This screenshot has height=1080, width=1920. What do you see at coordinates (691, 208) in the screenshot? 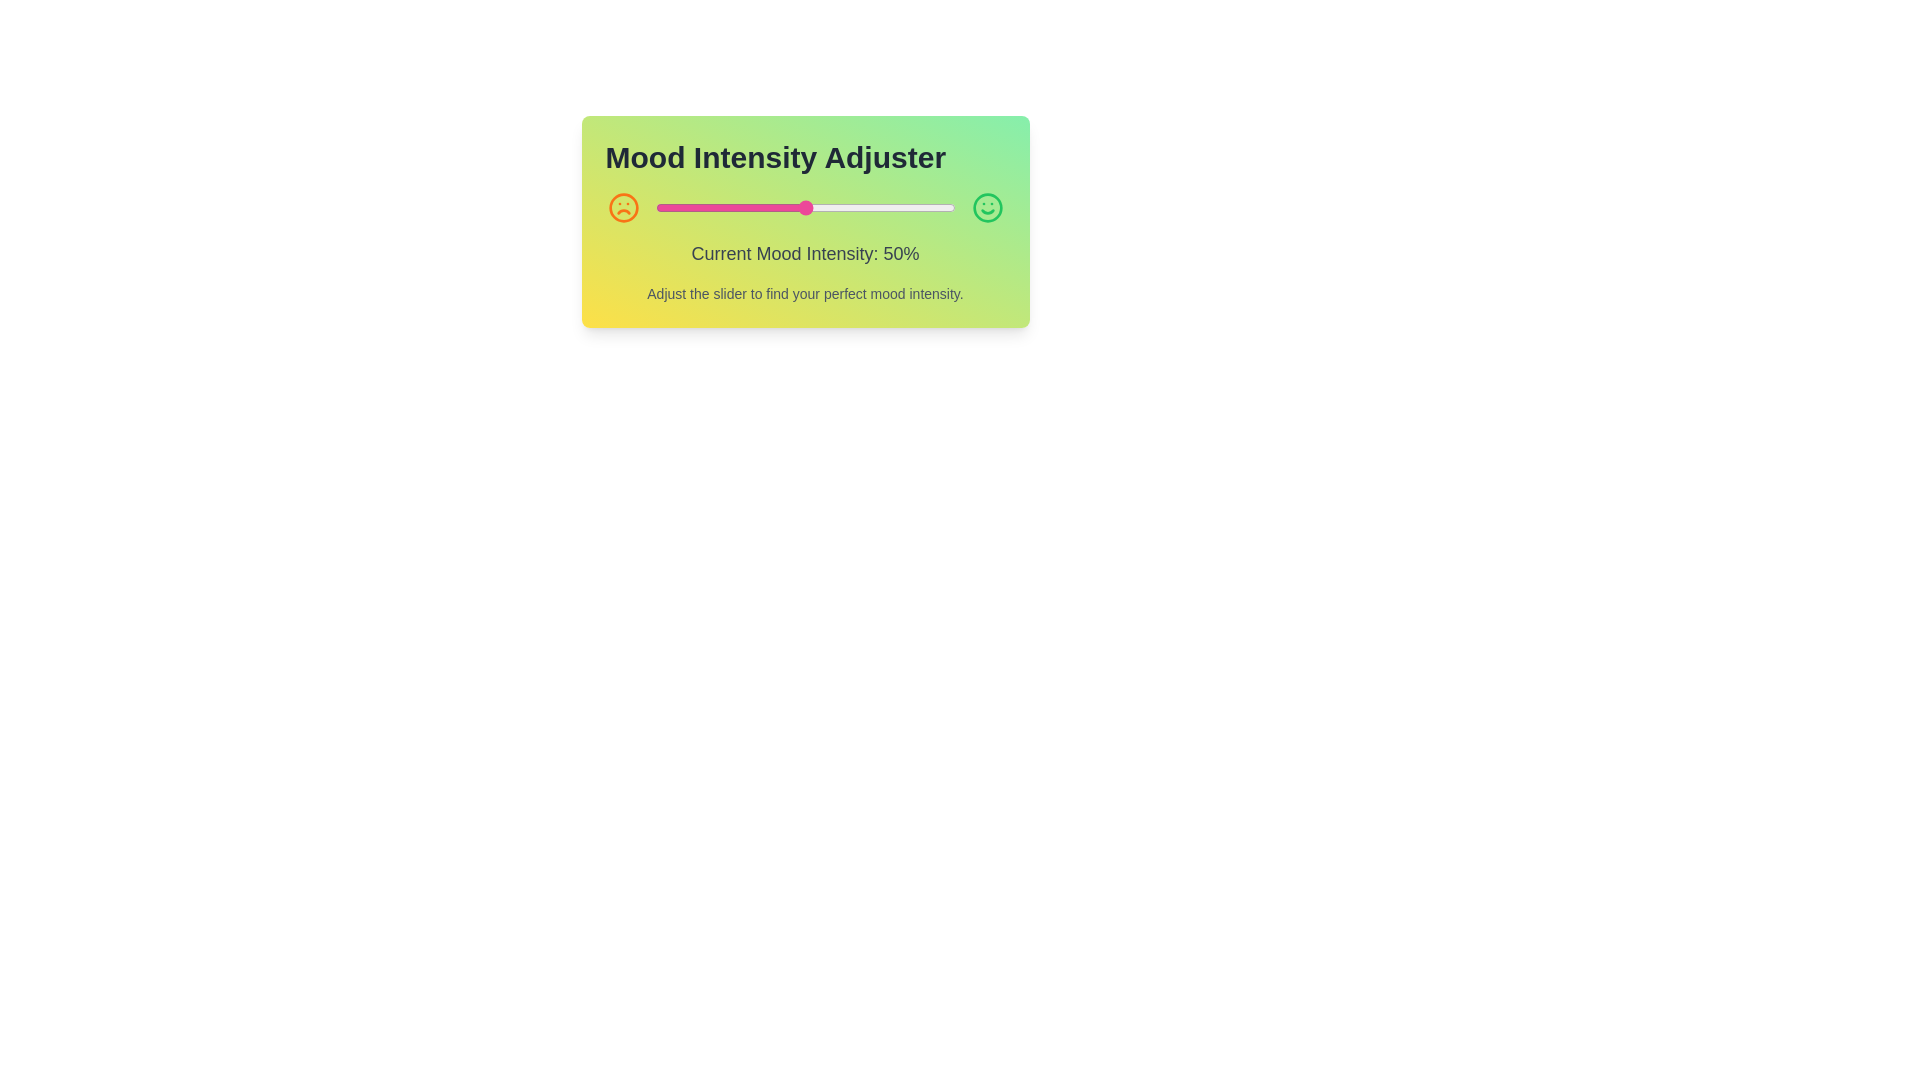
I see `the mood intensity slider to 12% by dragging the slider handle` at bounding box center [691, 208].